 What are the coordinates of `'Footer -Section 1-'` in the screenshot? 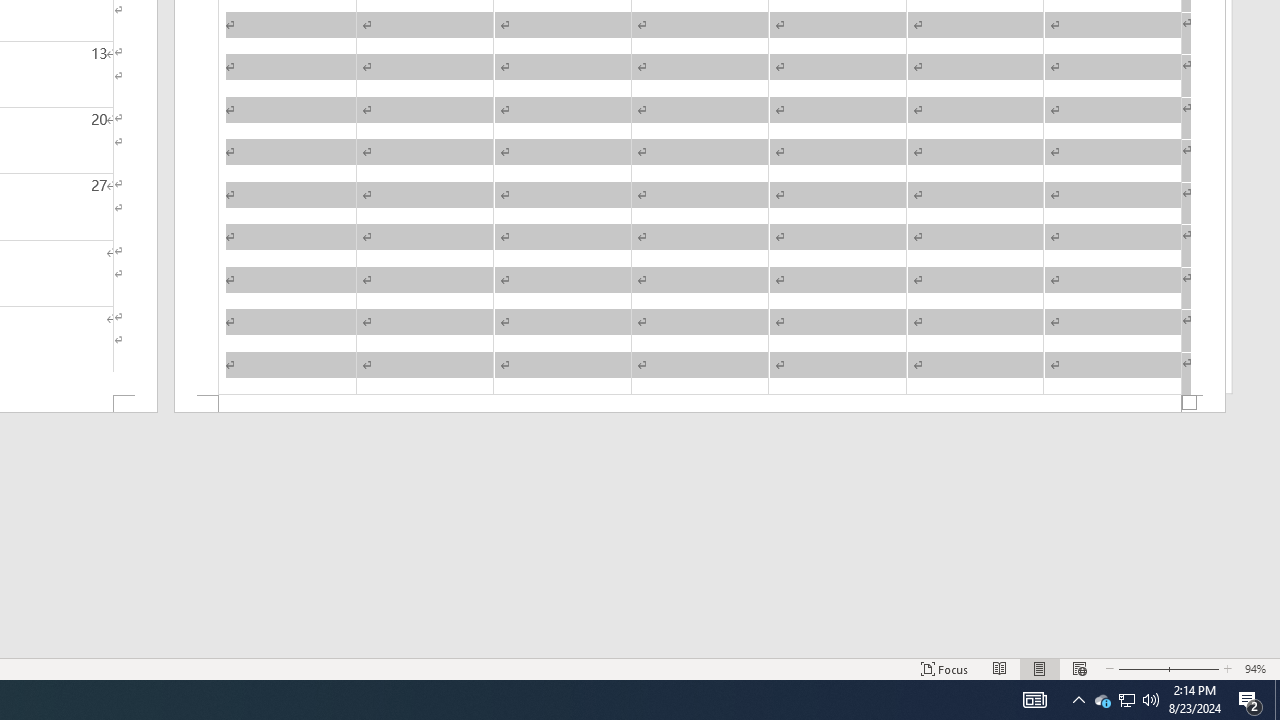 It's located at (700, 404).